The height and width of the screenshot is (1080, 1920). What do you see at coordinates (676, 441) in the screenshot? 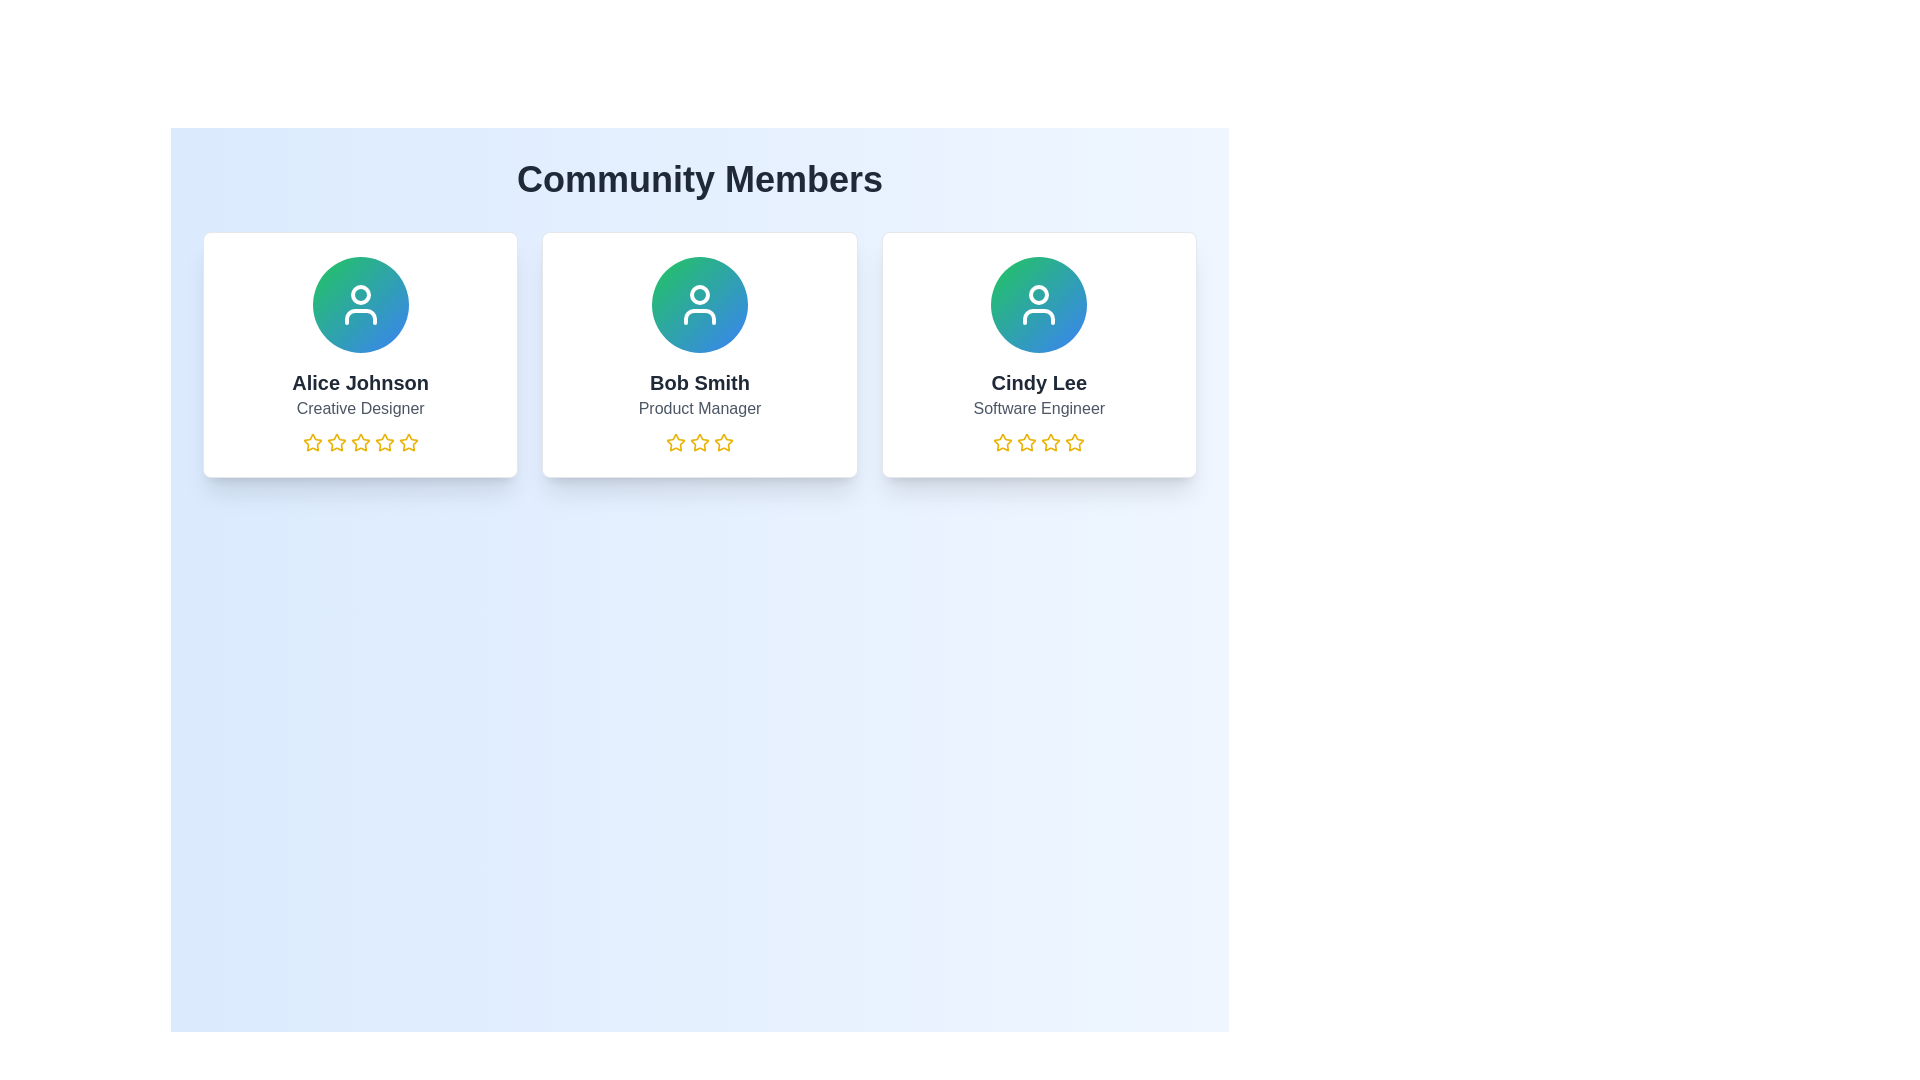
I see `the first yellow star rating icon under the name 'Bob Smith' in the 'Community Members' section` at bounding box center [676, 441].